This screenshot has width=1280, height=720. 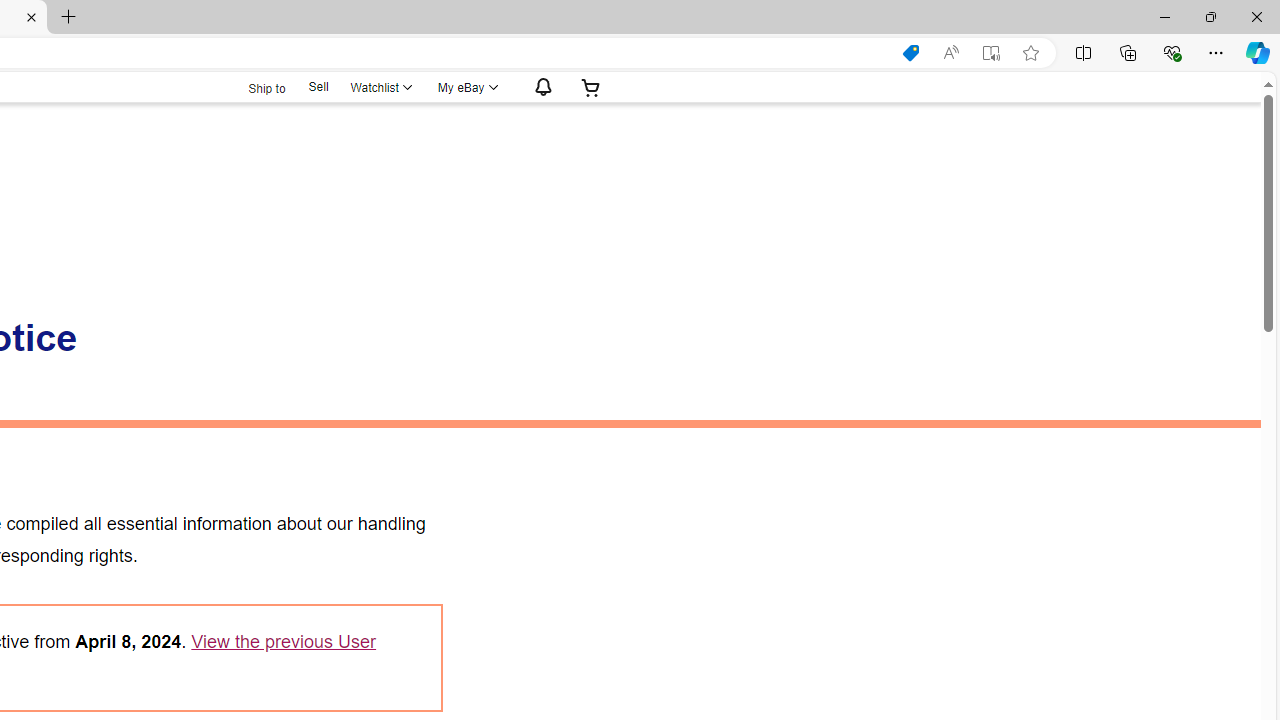 What do you see at coordinates (465, 86) in the screenshot?
I see `'My eBay'` at bounding box center [465, 86].